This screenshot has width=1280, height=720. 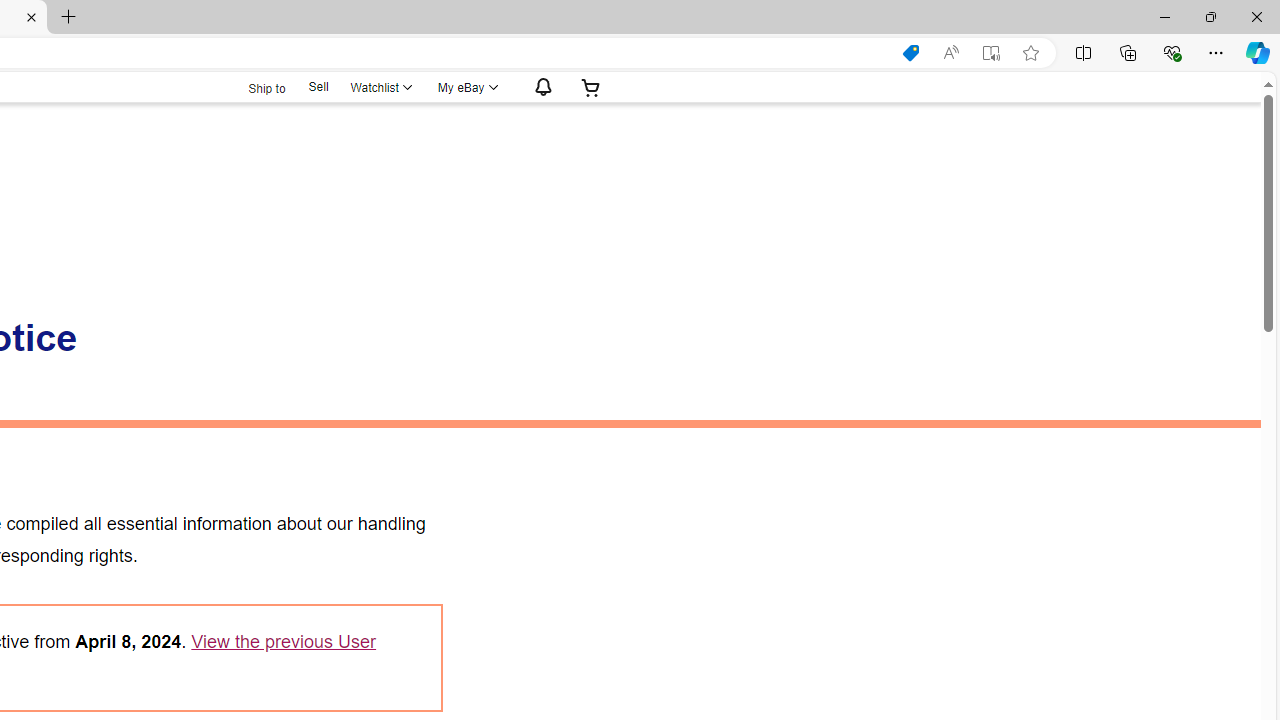 What do you see at coordinates (465, 86) in the screenshot?
I see `'My eBay'` at bounding box center [465, 86].